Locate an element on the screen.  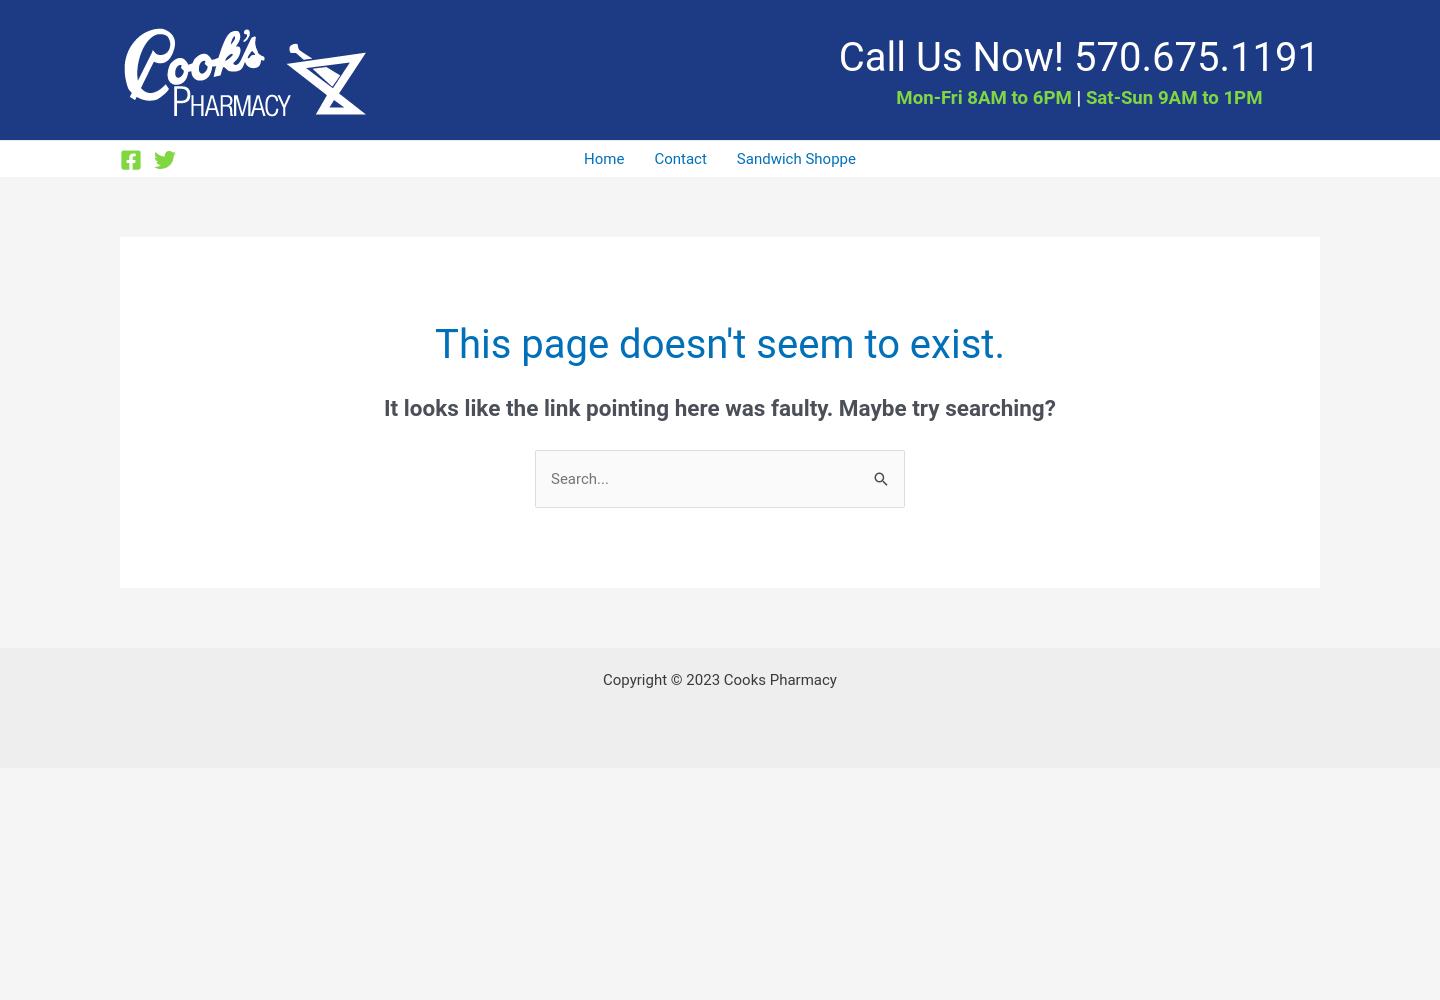
'Sat-Sun 9AM to 1PM' is located at coordinates (1080, 96).